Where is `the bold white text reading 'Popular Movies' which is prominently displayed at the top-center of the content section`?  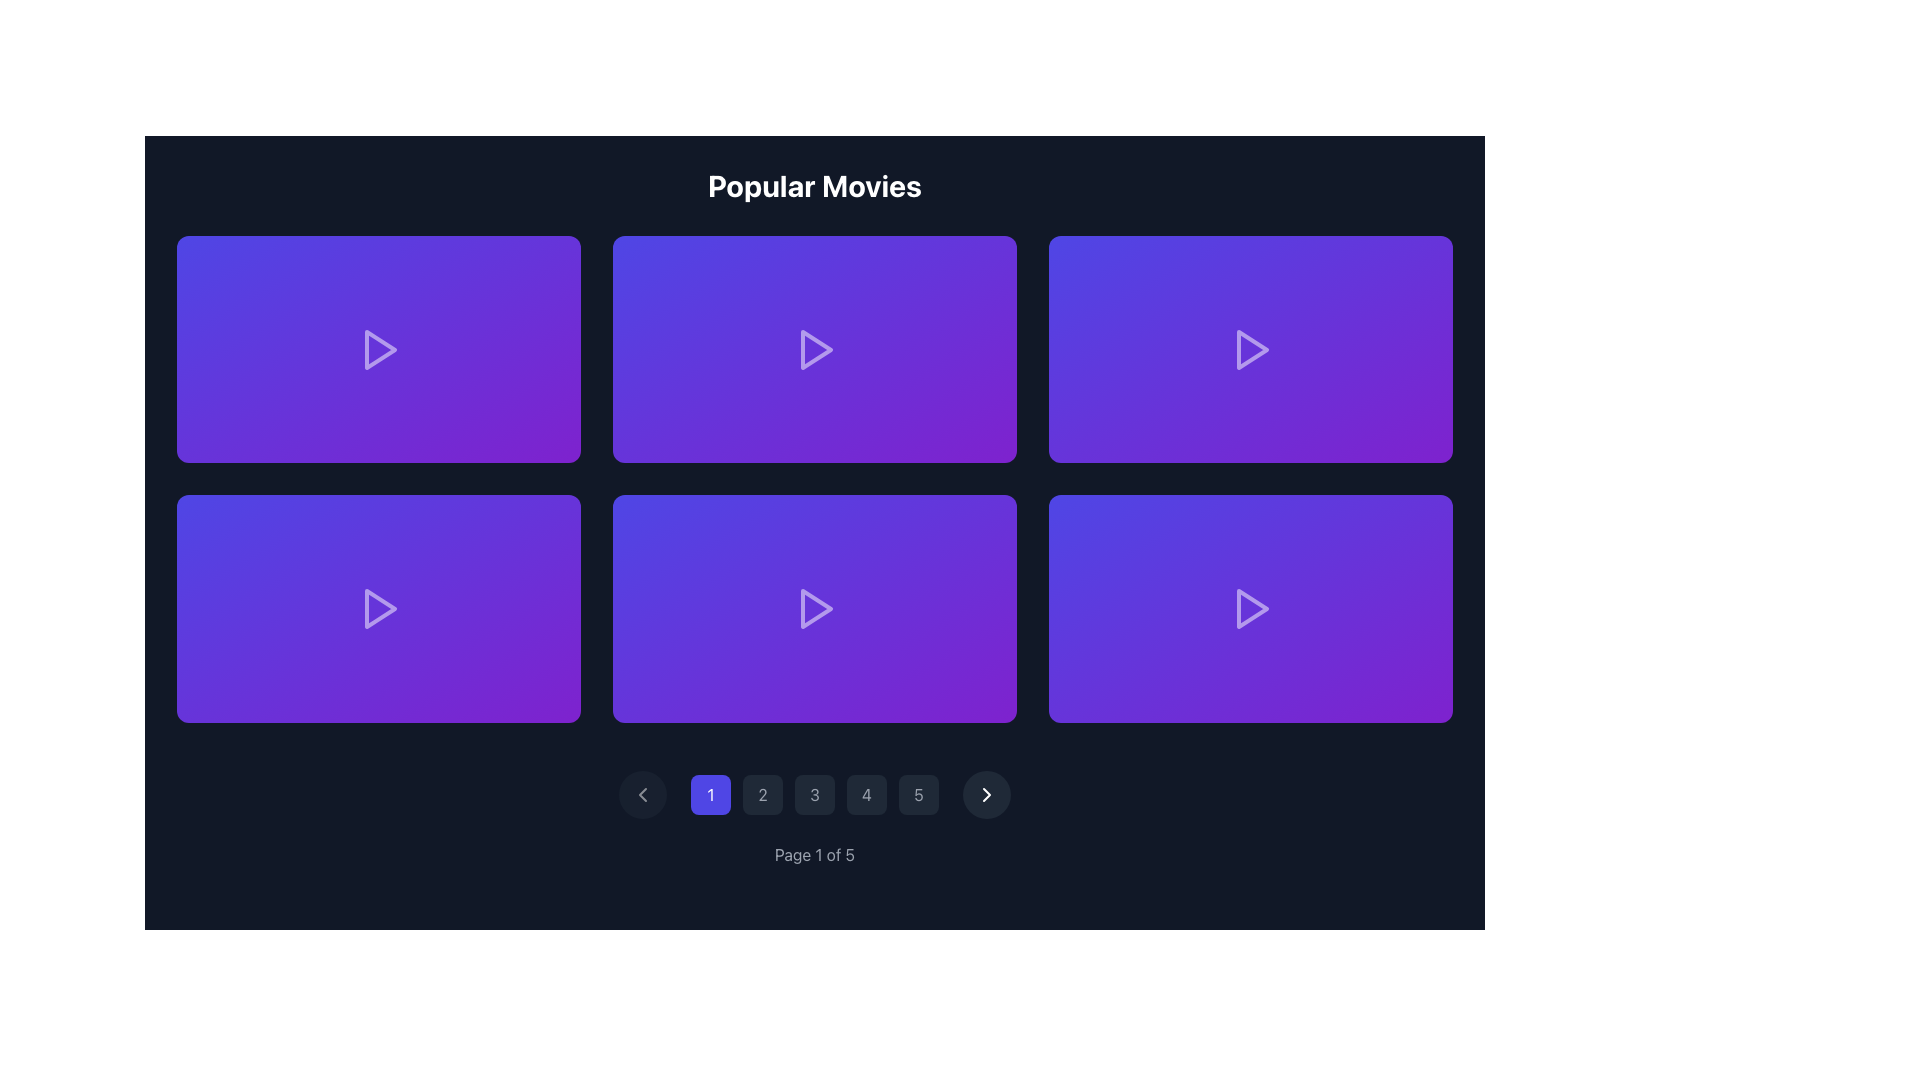
the bold white text reading 'Popular Movies' which is prominently displayed at the top-center of the content section is located at coordinates (815, 185).